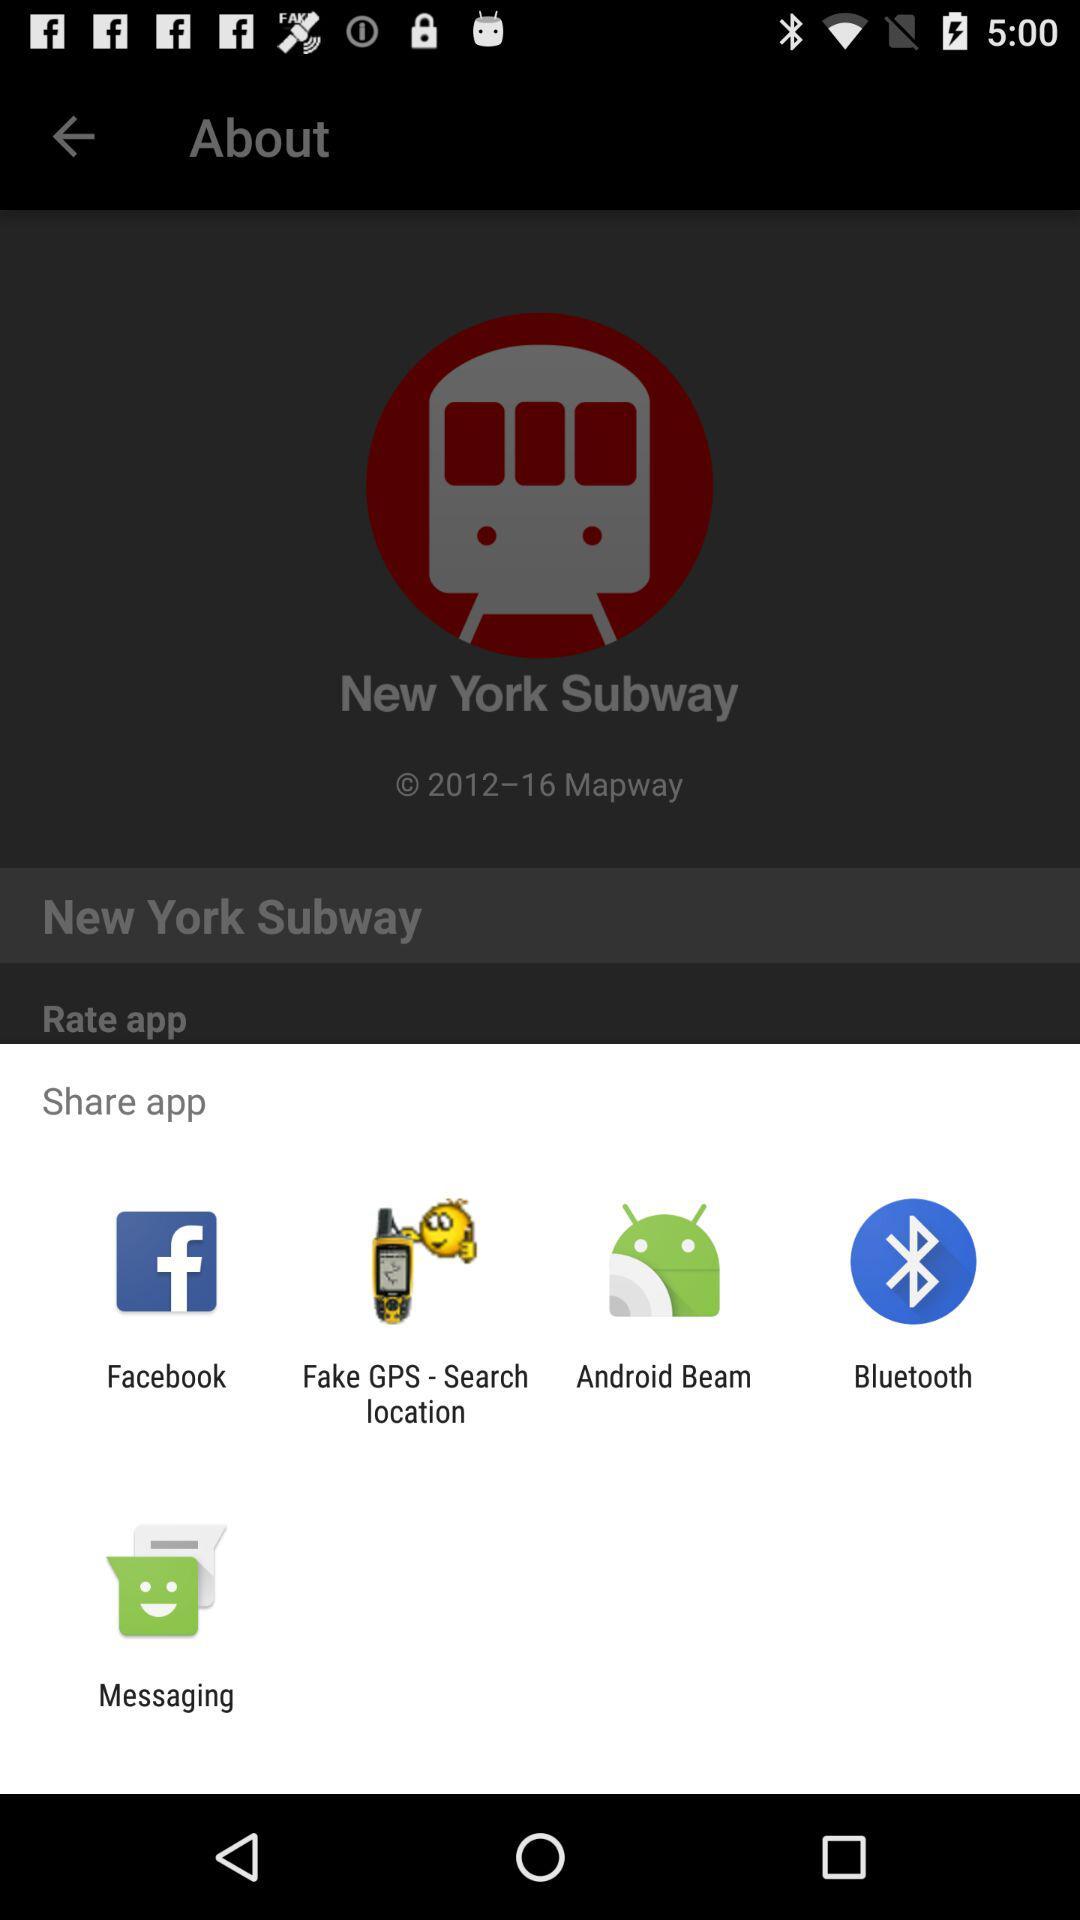 This screenshot has height=1920, width=1080. I want to click on item to the left of the fake gps search, so click(165, 1392).